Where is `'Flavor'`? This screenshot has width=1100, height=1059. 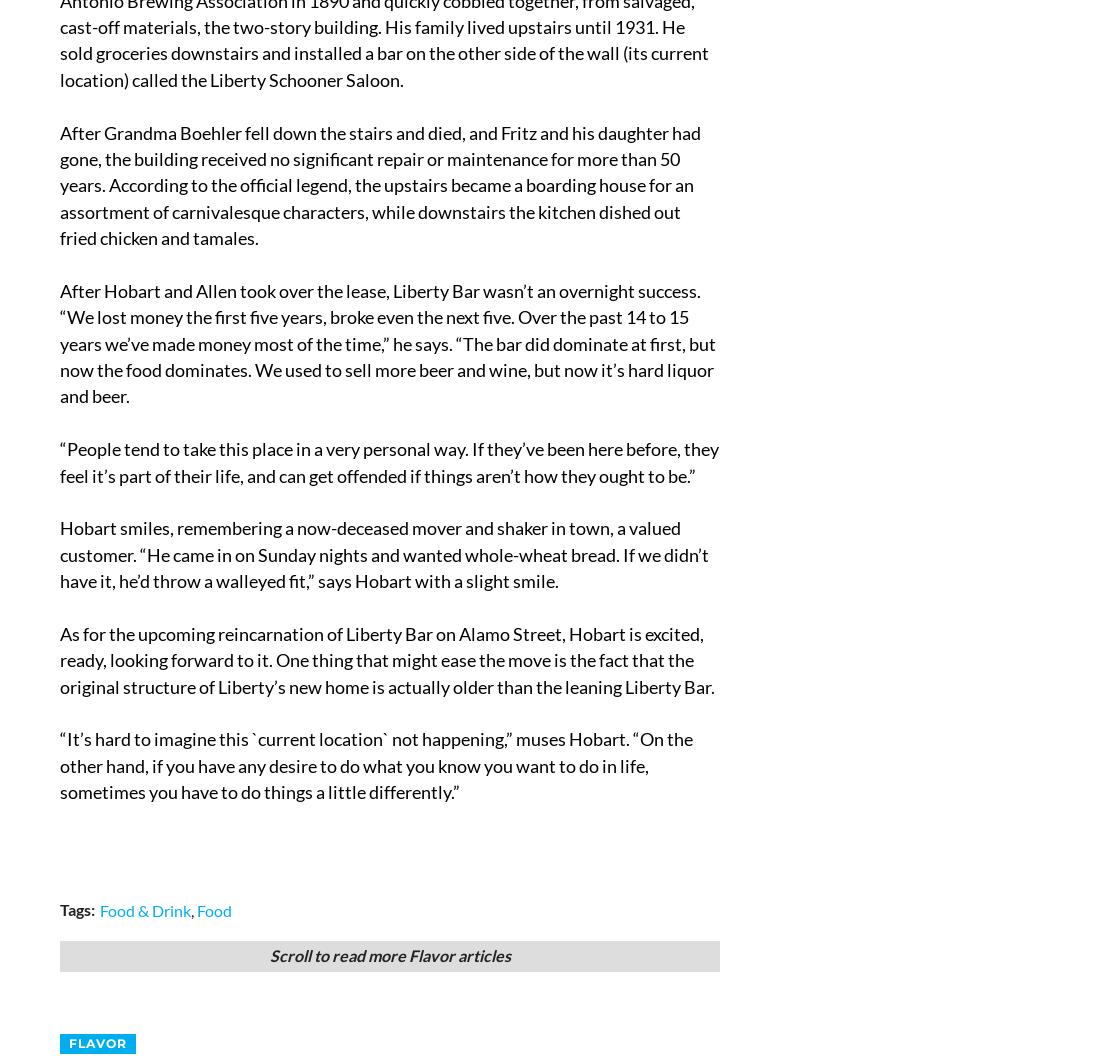 'Flavor' is located at coordinates (98, 1041).